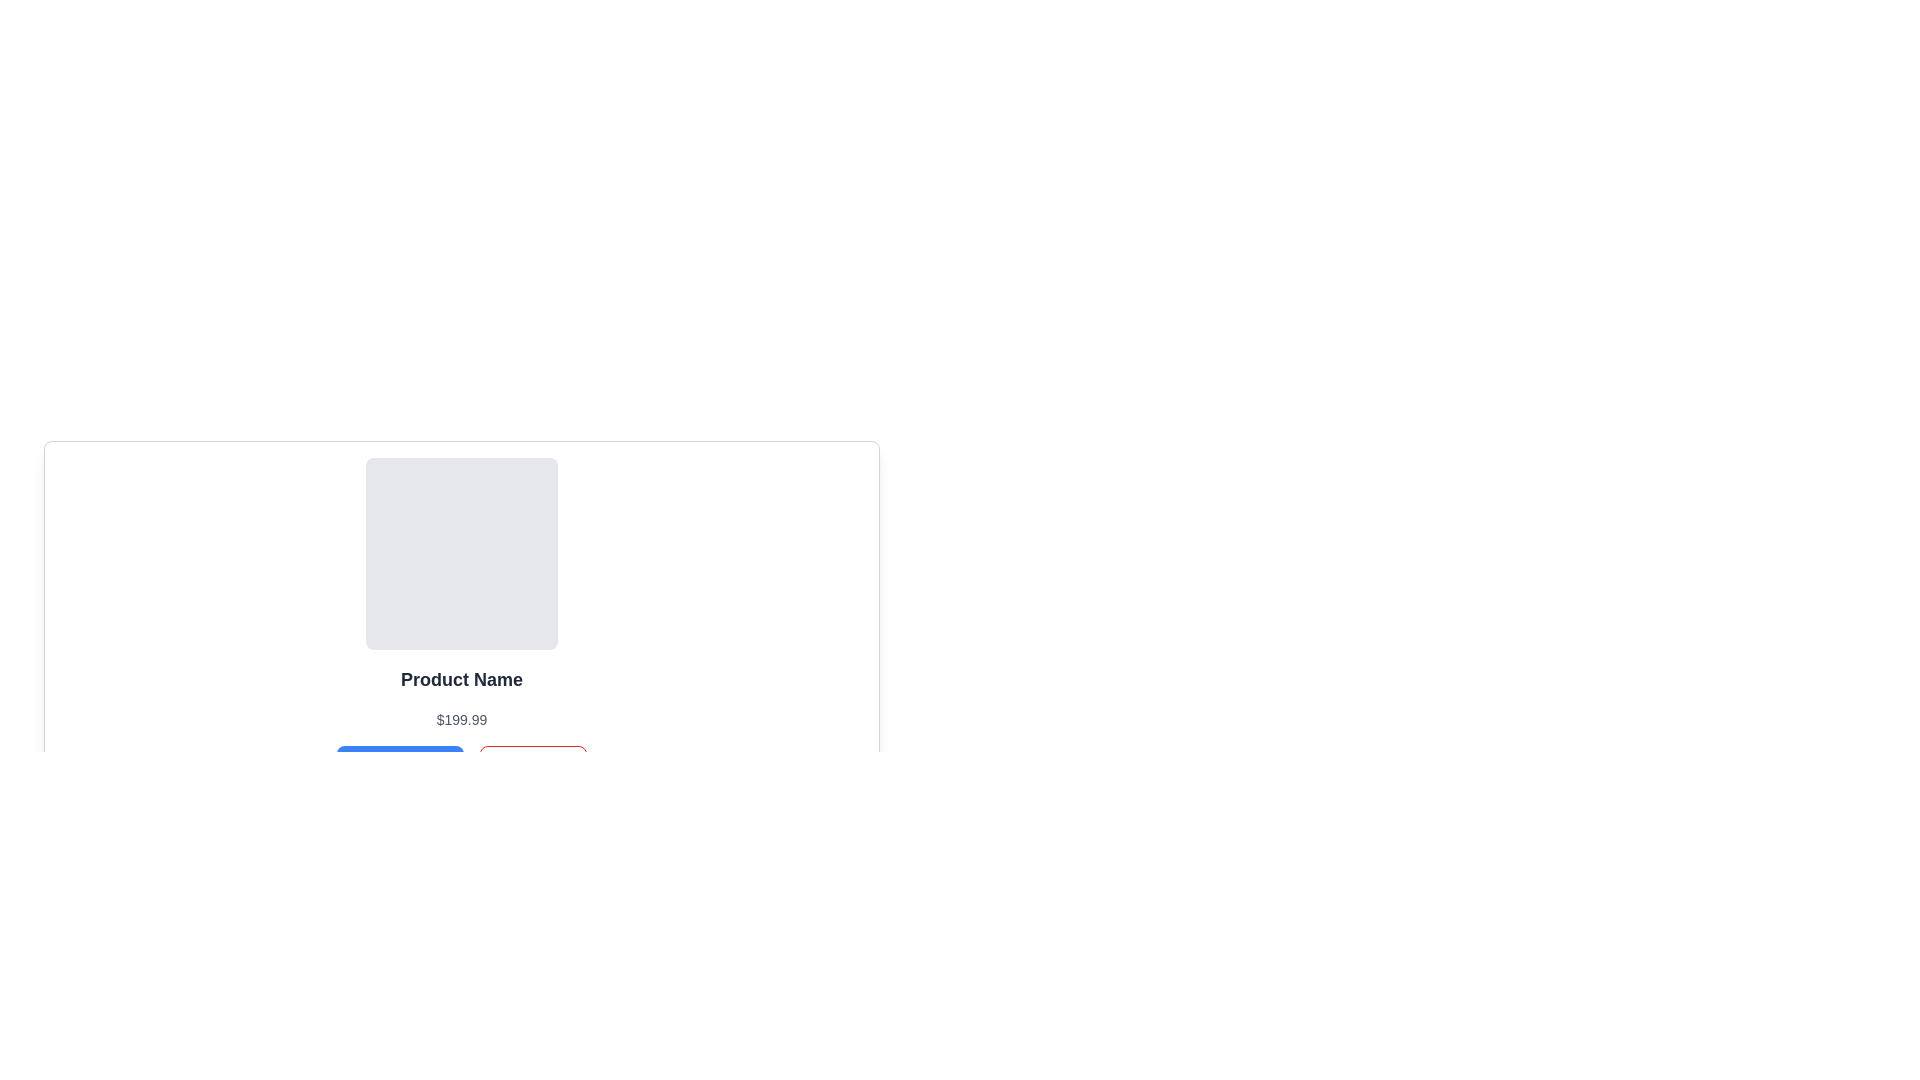  I want to click on the Text label that displays the price of the associated product, located below 'Product Name' and above 'Add to Cart' and 'Wishlist', so click(460, 720).